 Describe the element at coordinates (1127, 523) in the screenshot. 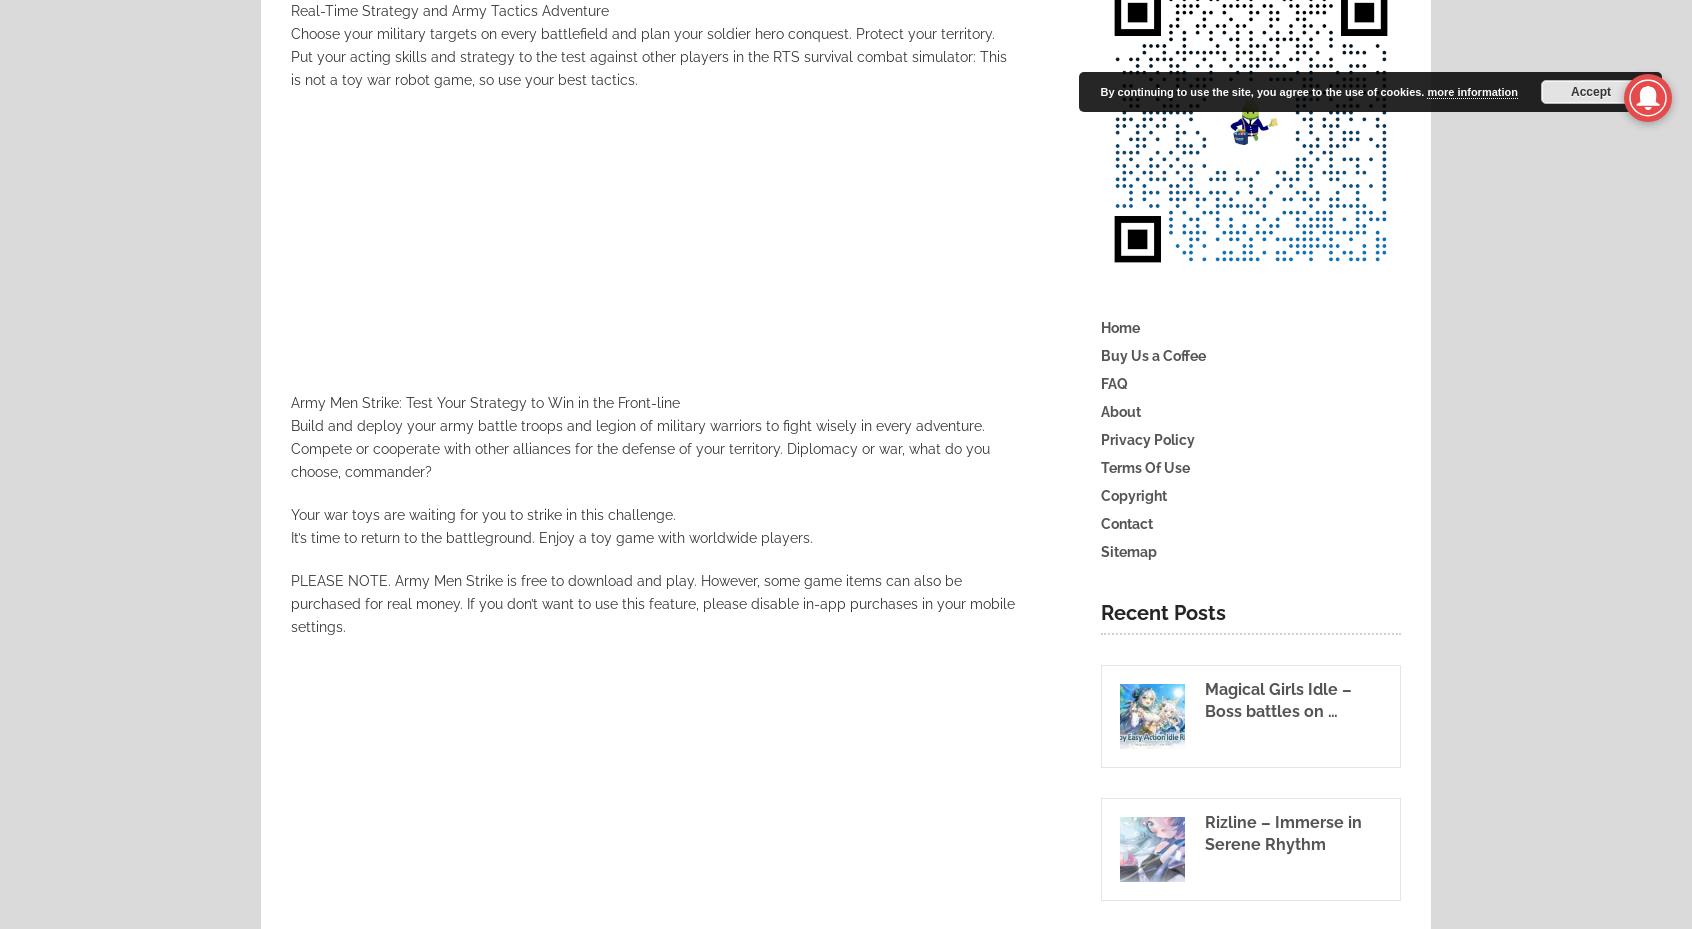

I see `'Contact'` at that location.